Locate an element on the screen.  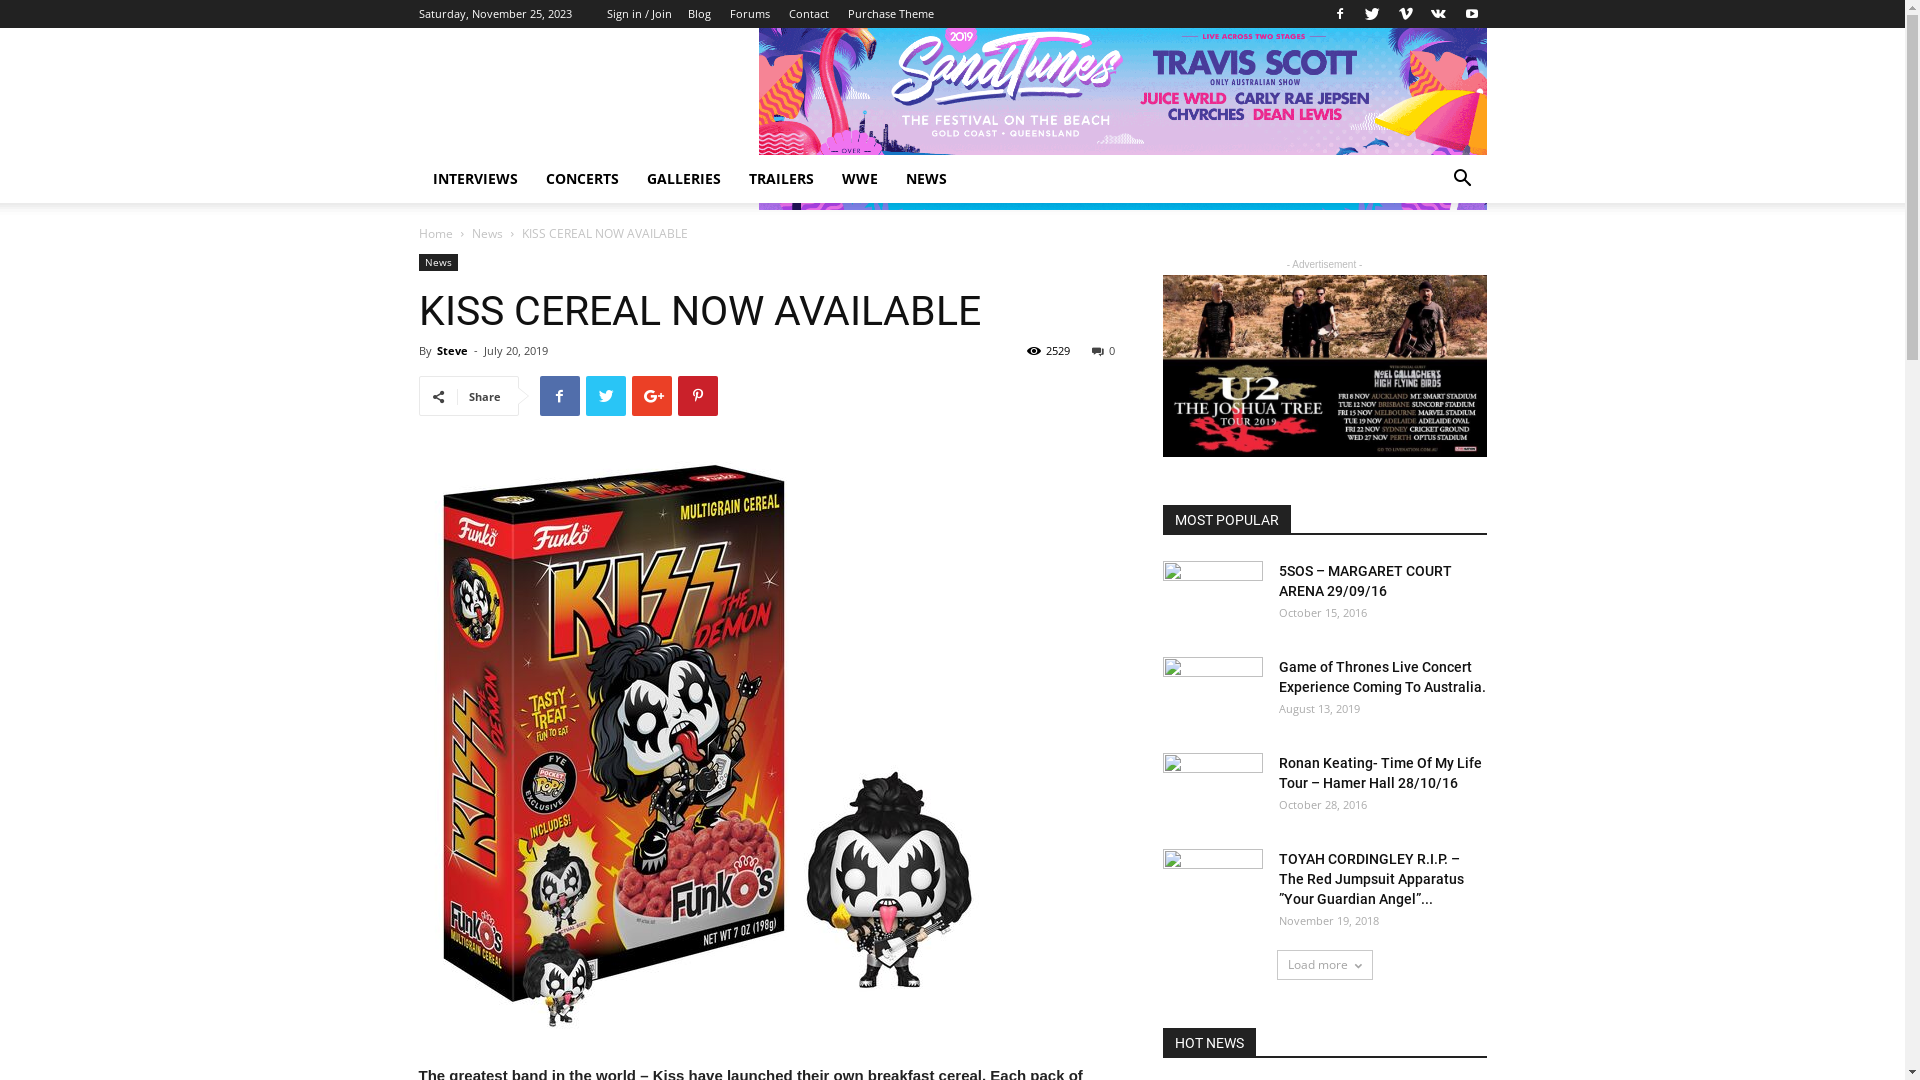
'Blog' is located at coordinates (699, 13).